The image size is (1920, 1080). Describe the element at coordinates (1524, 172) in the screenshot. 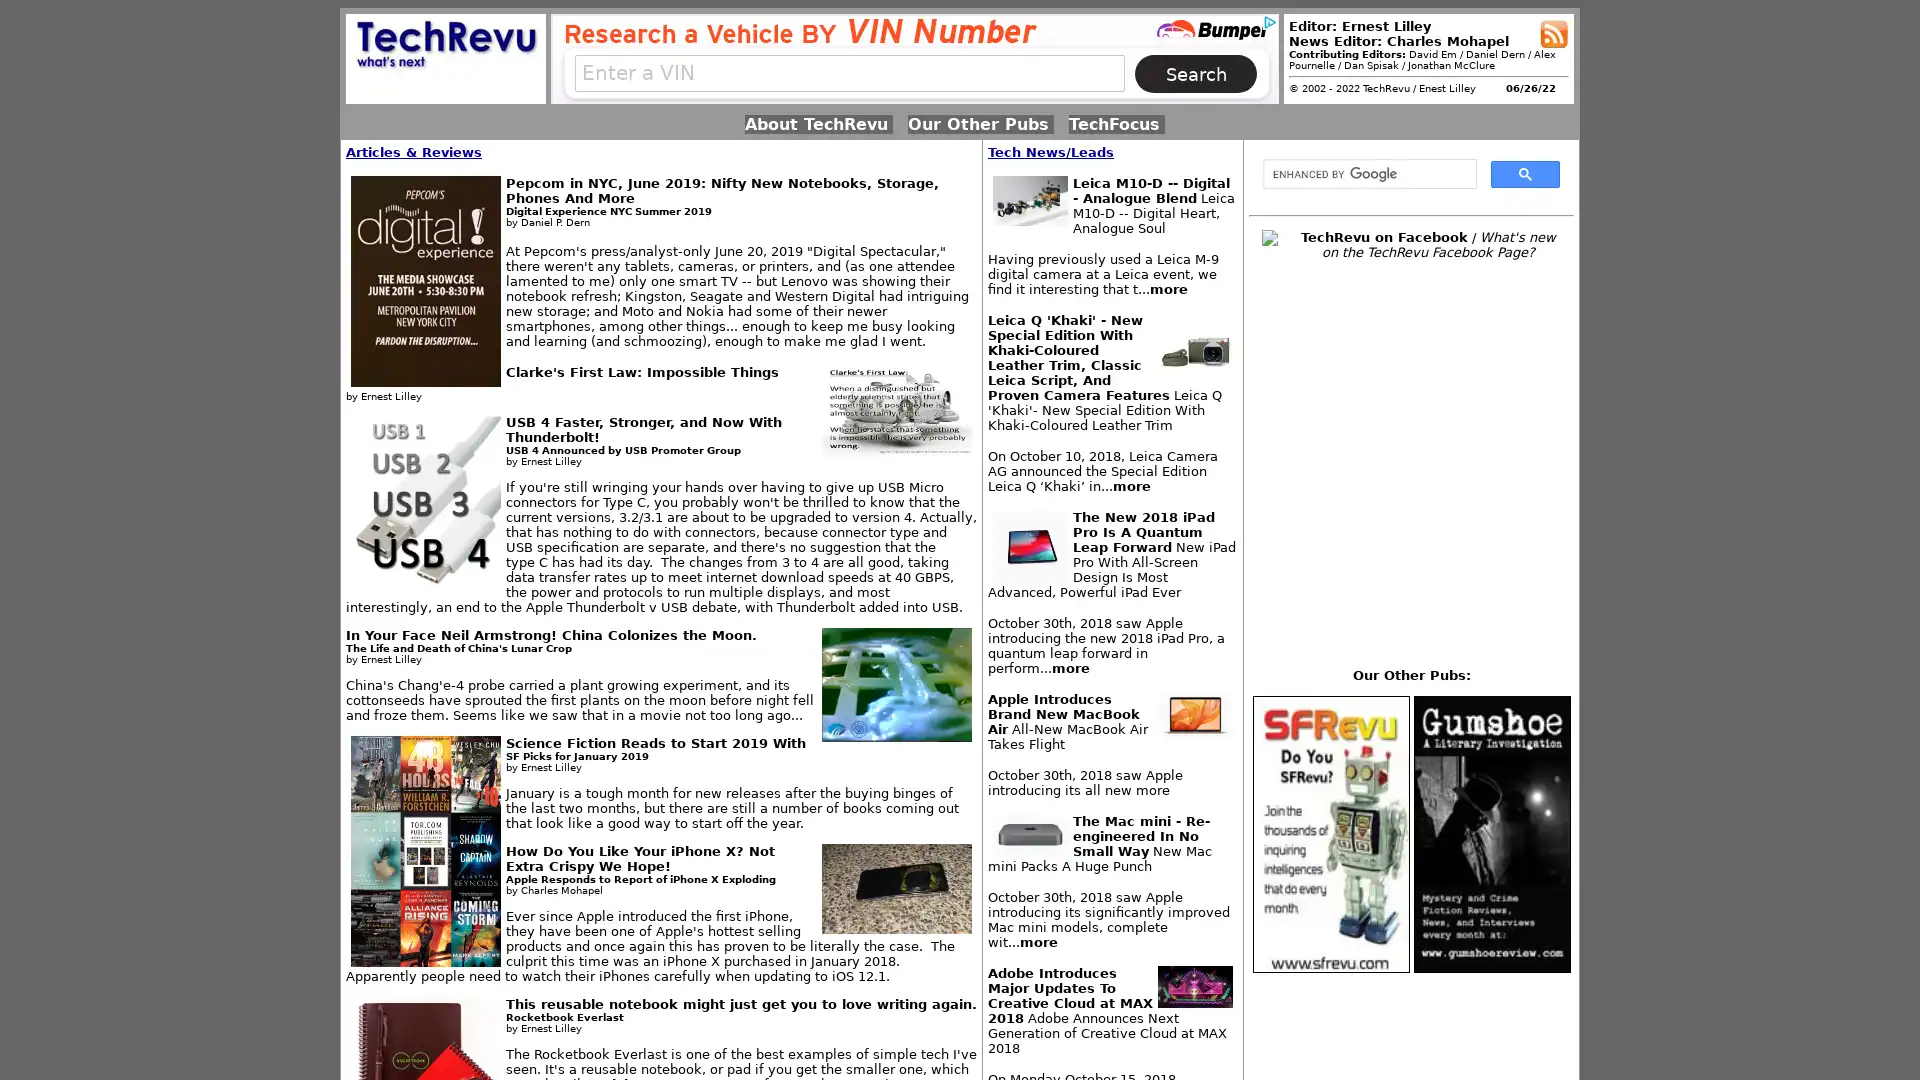

I see `search` at that location.